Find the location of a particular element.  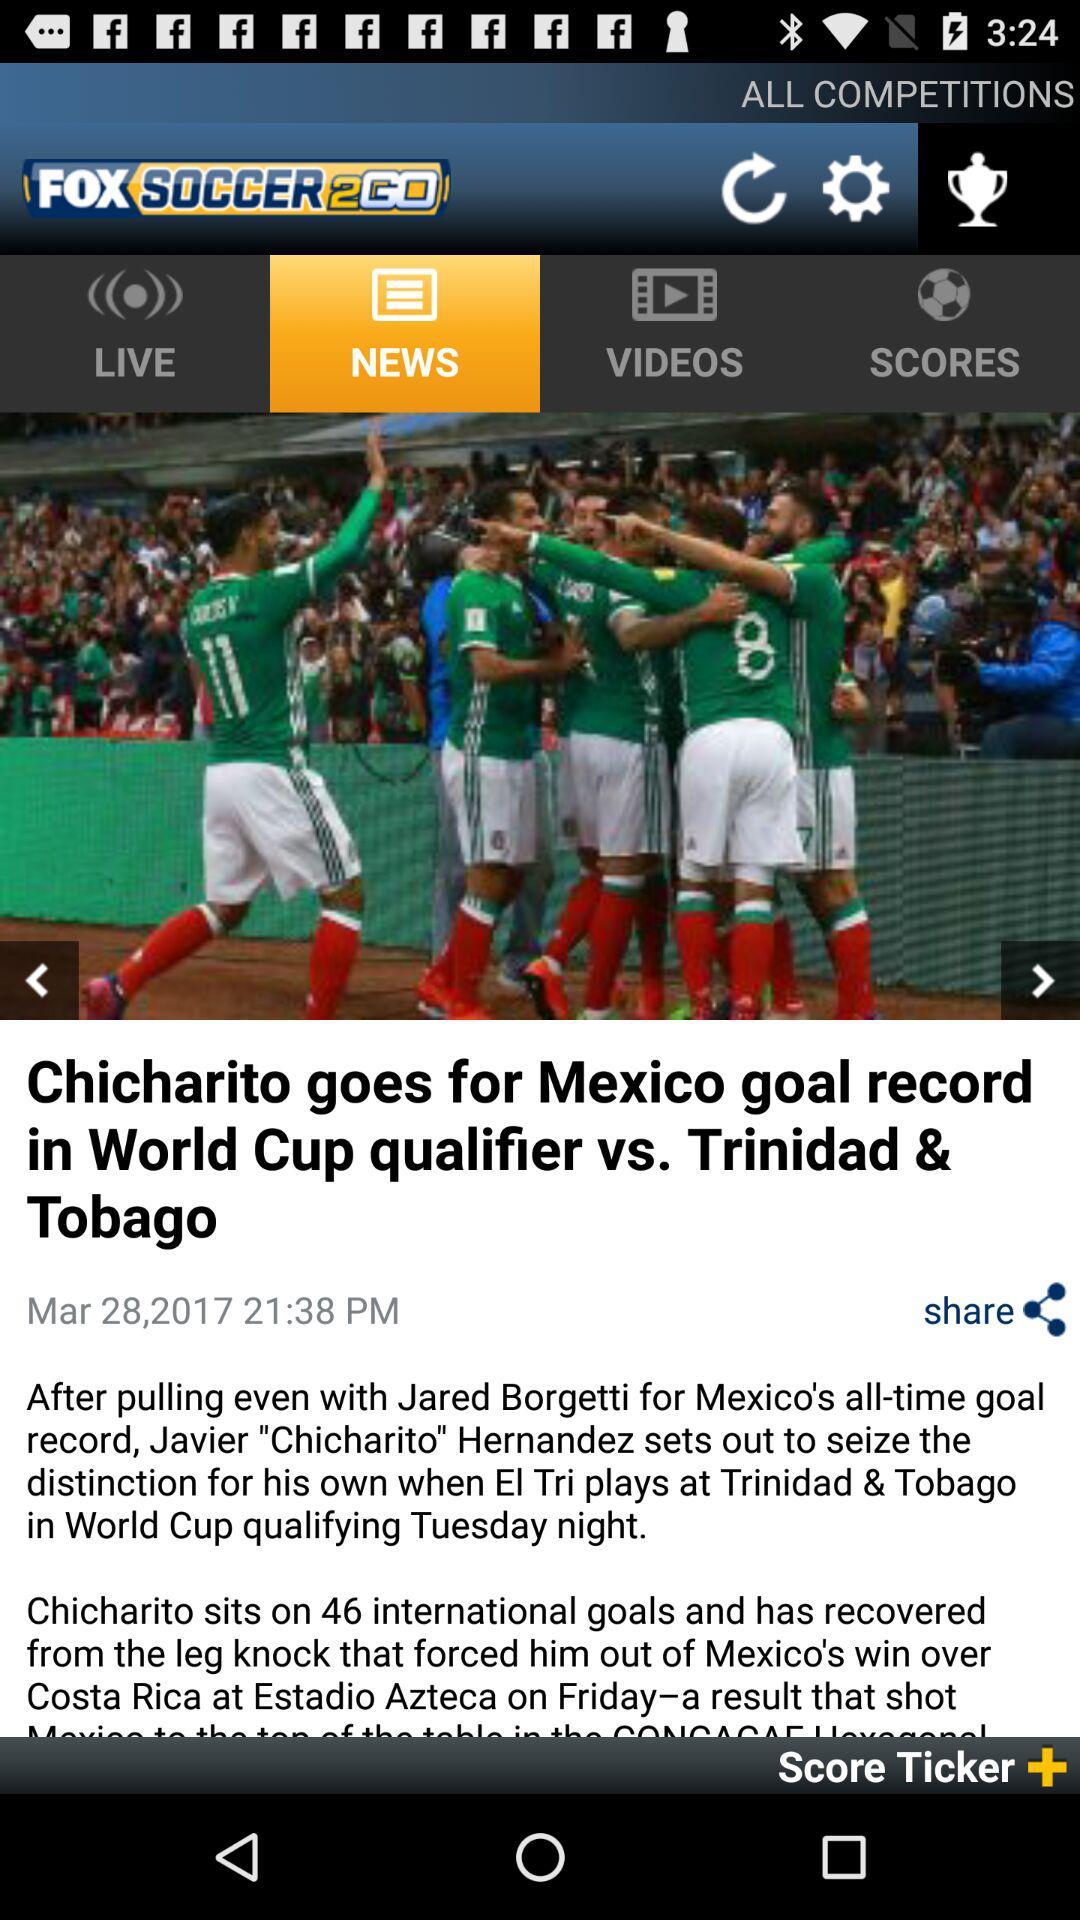

the app below the all competitions icon is located at coordinates (235, 188).